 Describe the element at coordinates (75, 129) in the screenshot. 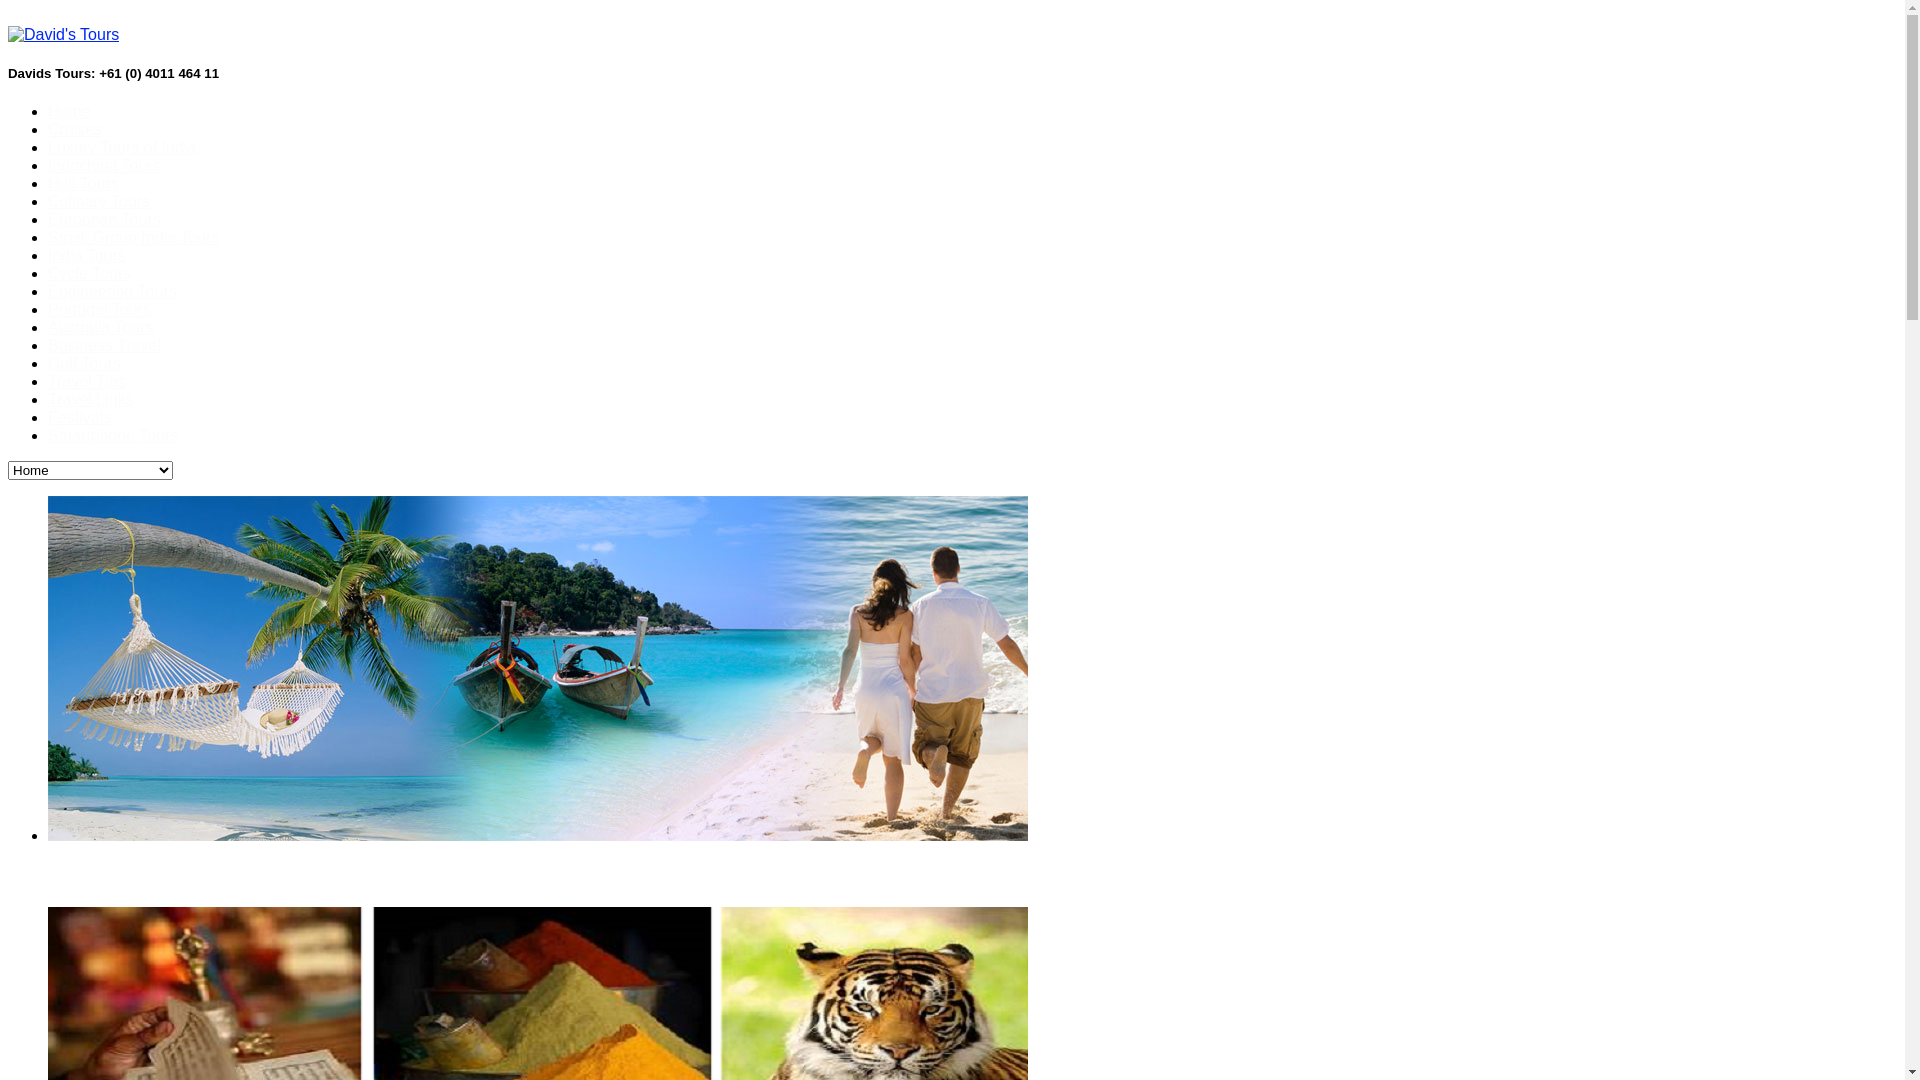

I see `'Cruises'` at that location.